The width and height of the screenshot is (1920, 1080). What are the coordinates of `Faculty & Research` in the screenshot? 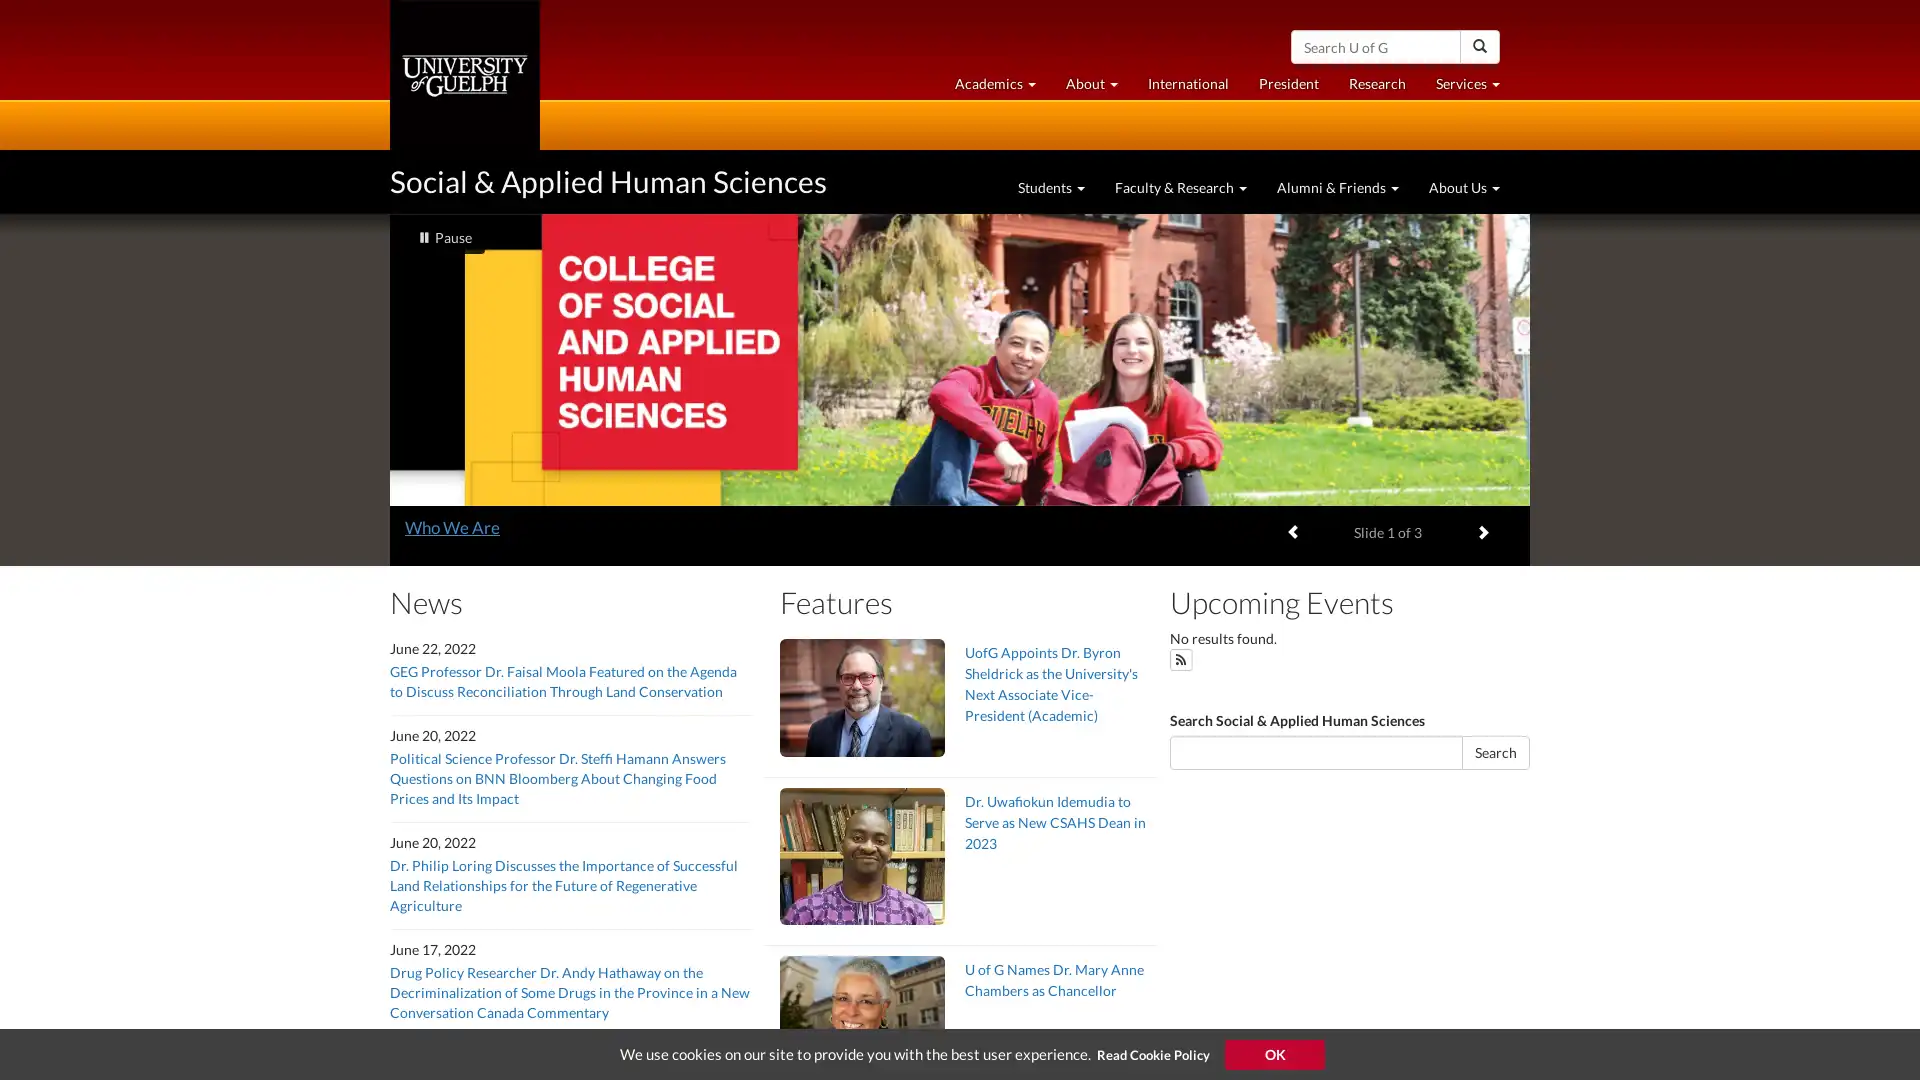 It's located at (1180, 188).